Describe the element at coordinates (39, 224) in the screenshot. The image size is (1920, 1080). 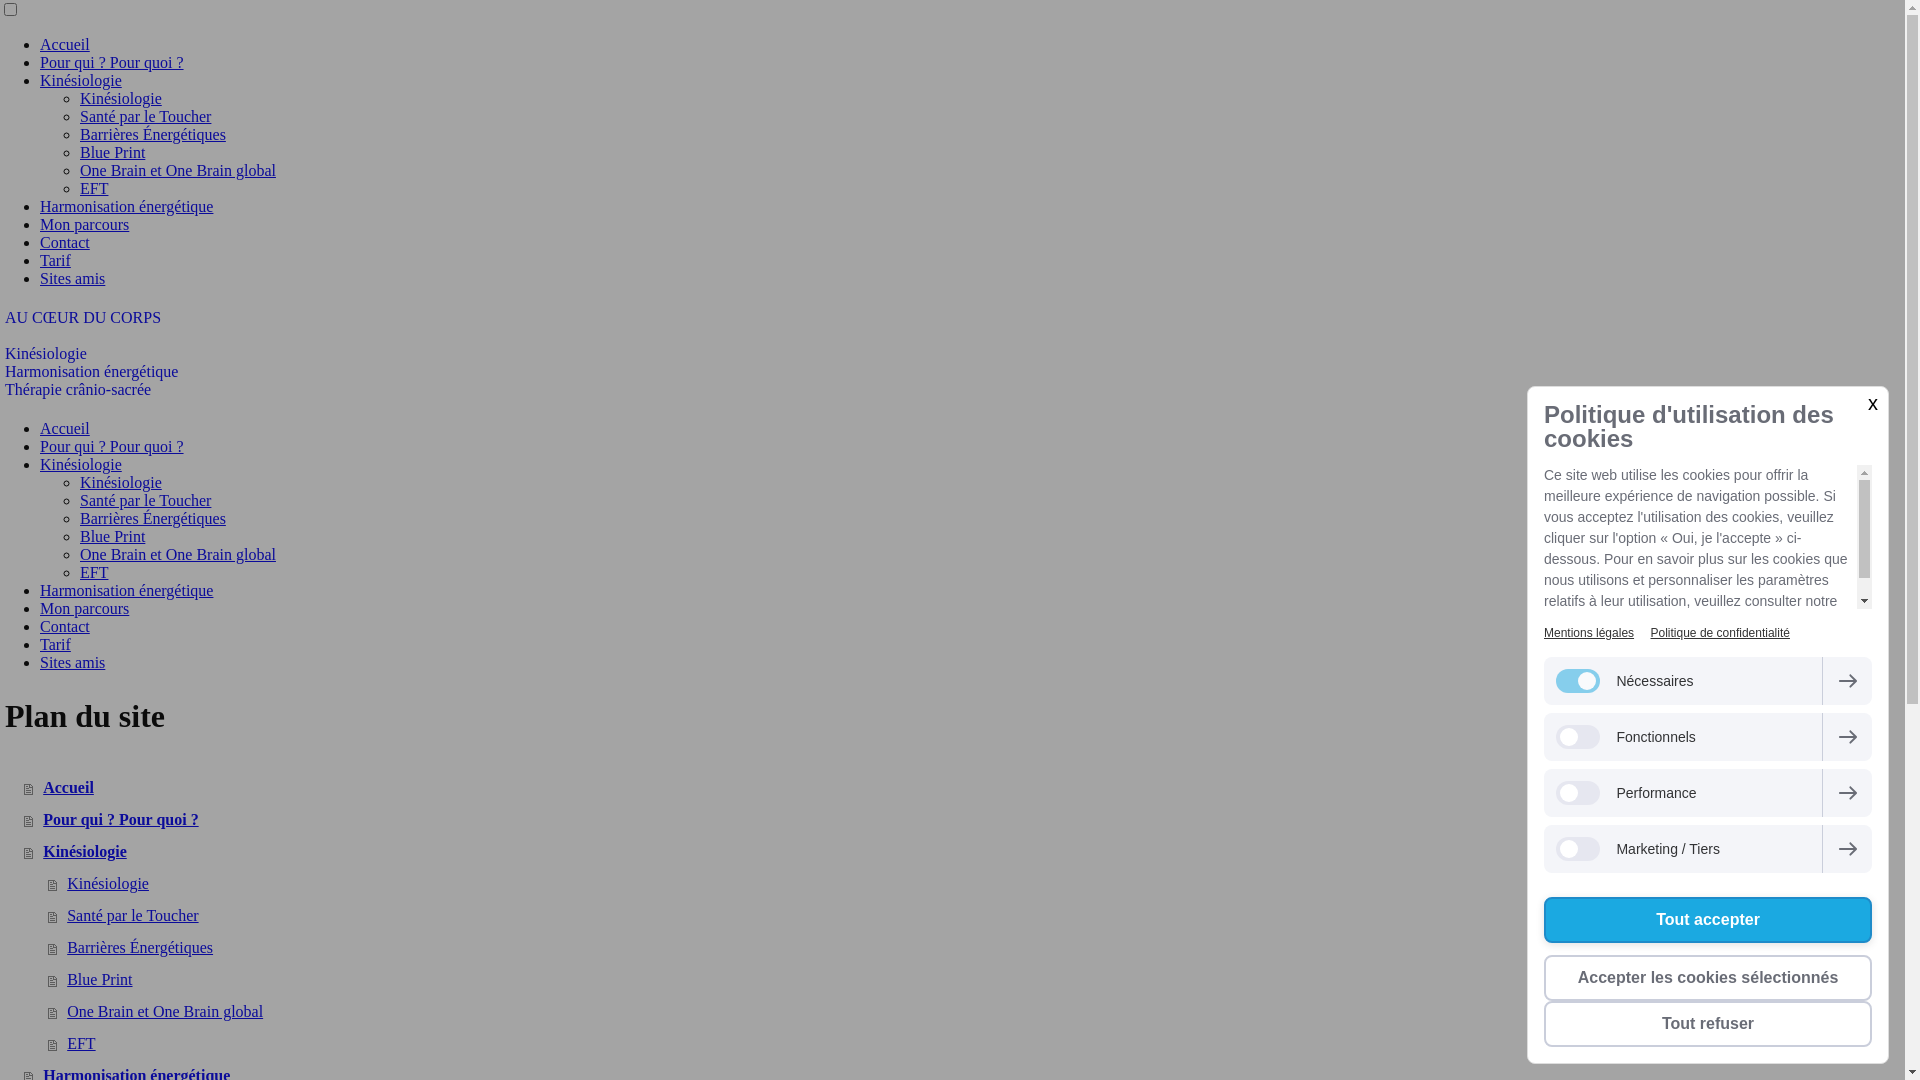
I see `'Mon parcours'` at that location.